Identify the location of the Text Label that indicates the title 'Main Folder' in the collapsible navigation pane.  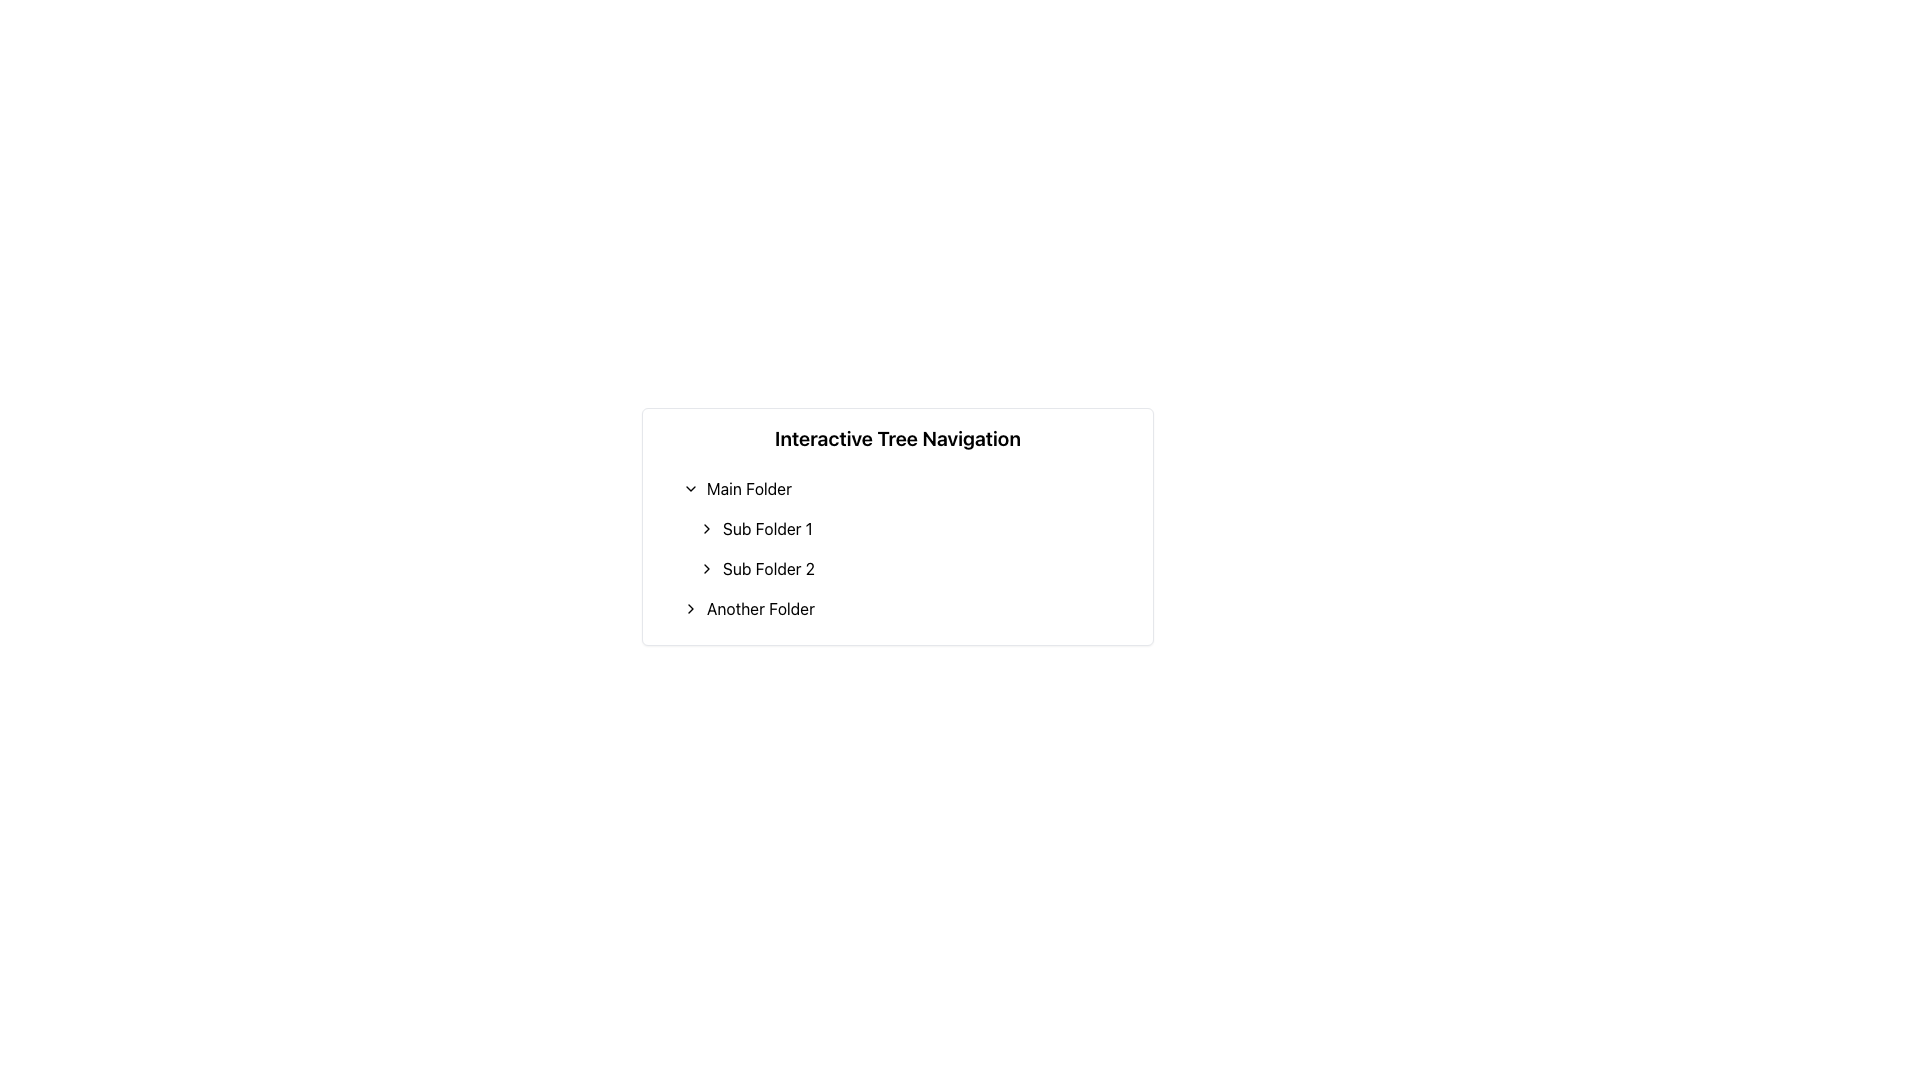
(748, 489).